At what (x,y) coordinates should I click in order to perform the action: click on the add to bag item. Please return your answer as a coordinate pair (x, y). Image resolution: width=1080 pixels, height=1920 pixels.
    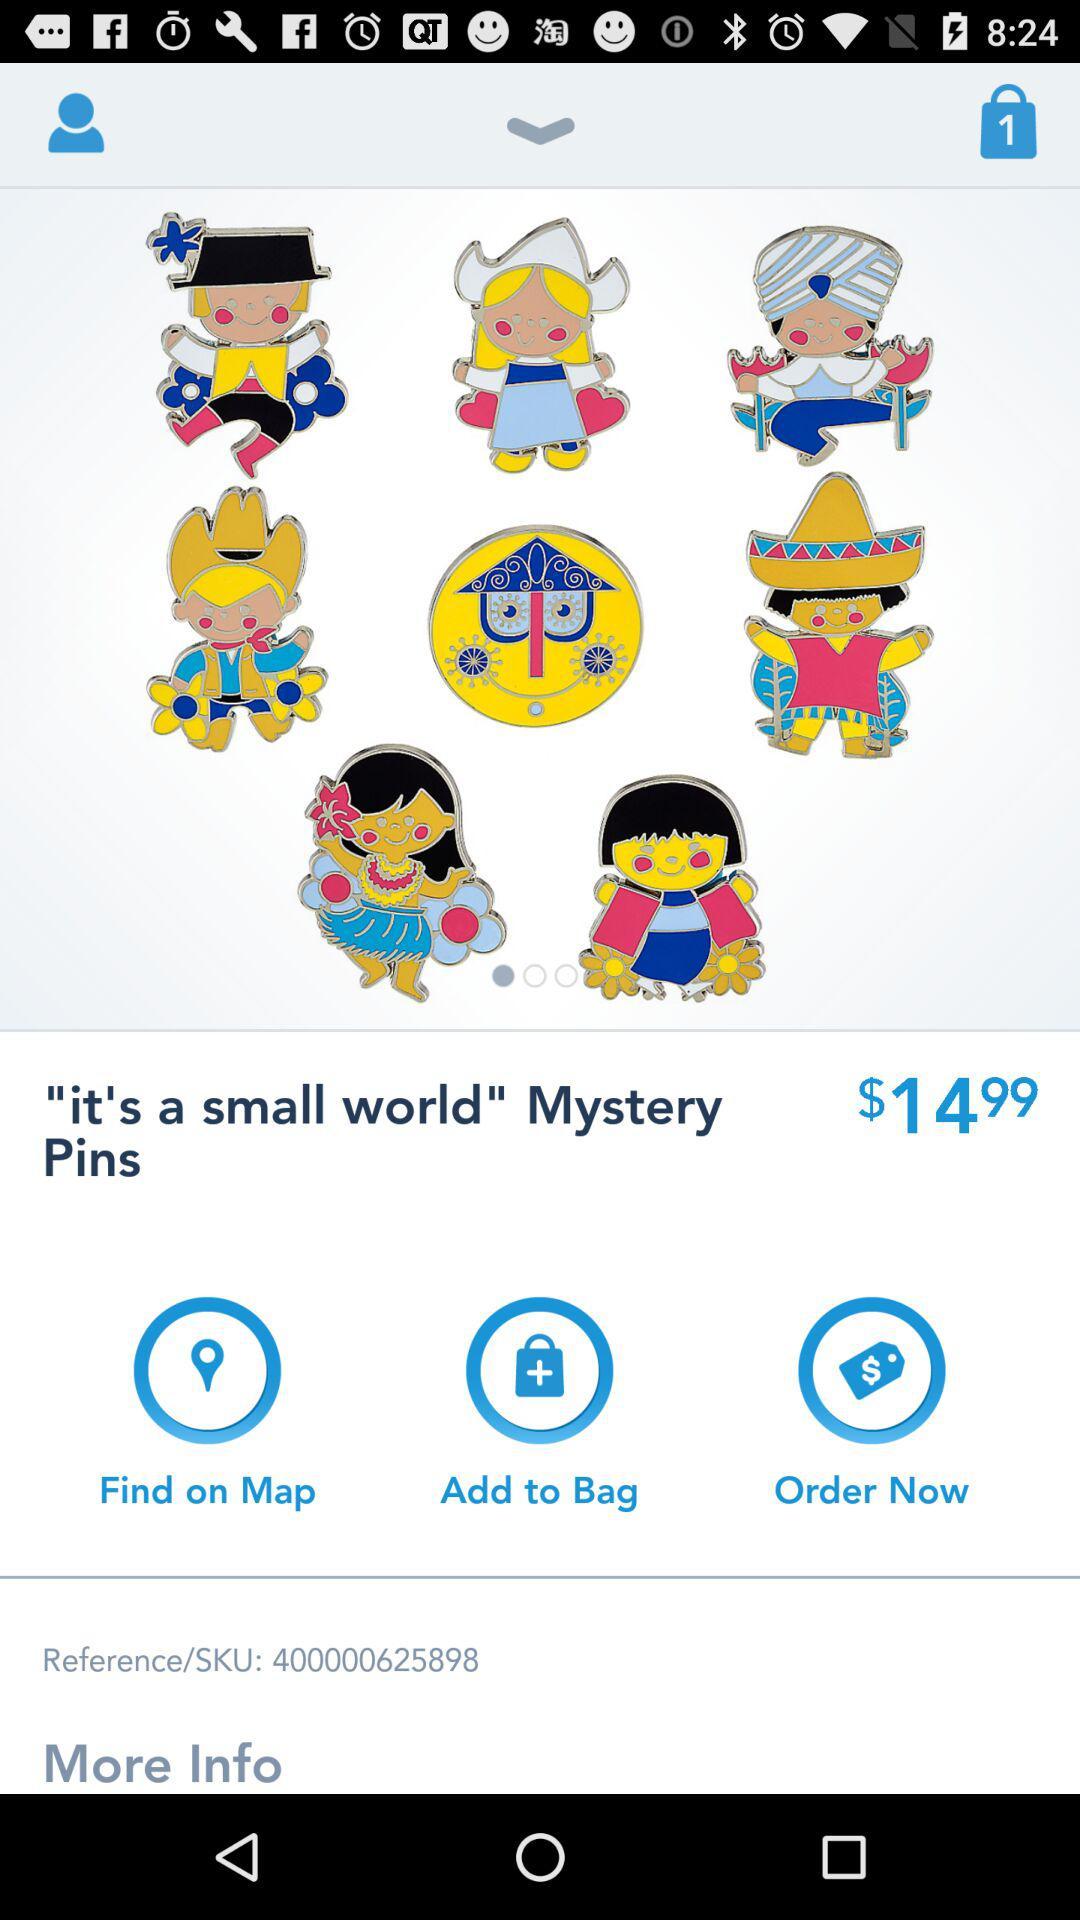
    Looking at the image, I should click on (538, 1402).